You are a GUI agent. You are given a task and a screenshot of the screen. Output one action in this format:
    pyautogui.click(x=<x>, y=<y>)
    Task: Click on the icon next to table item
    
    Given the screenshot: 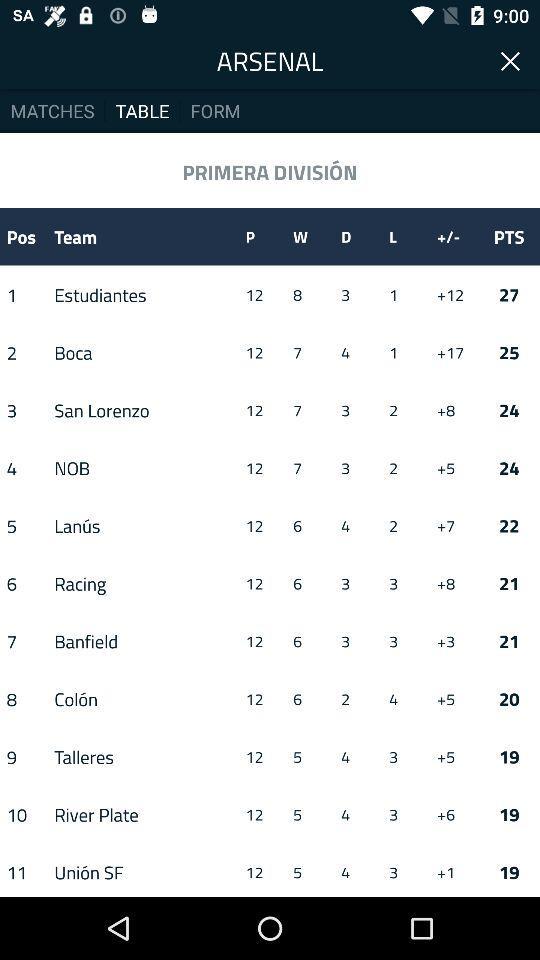 What is the action you would take?
    pyautogui.click(x=52, y=110)
    